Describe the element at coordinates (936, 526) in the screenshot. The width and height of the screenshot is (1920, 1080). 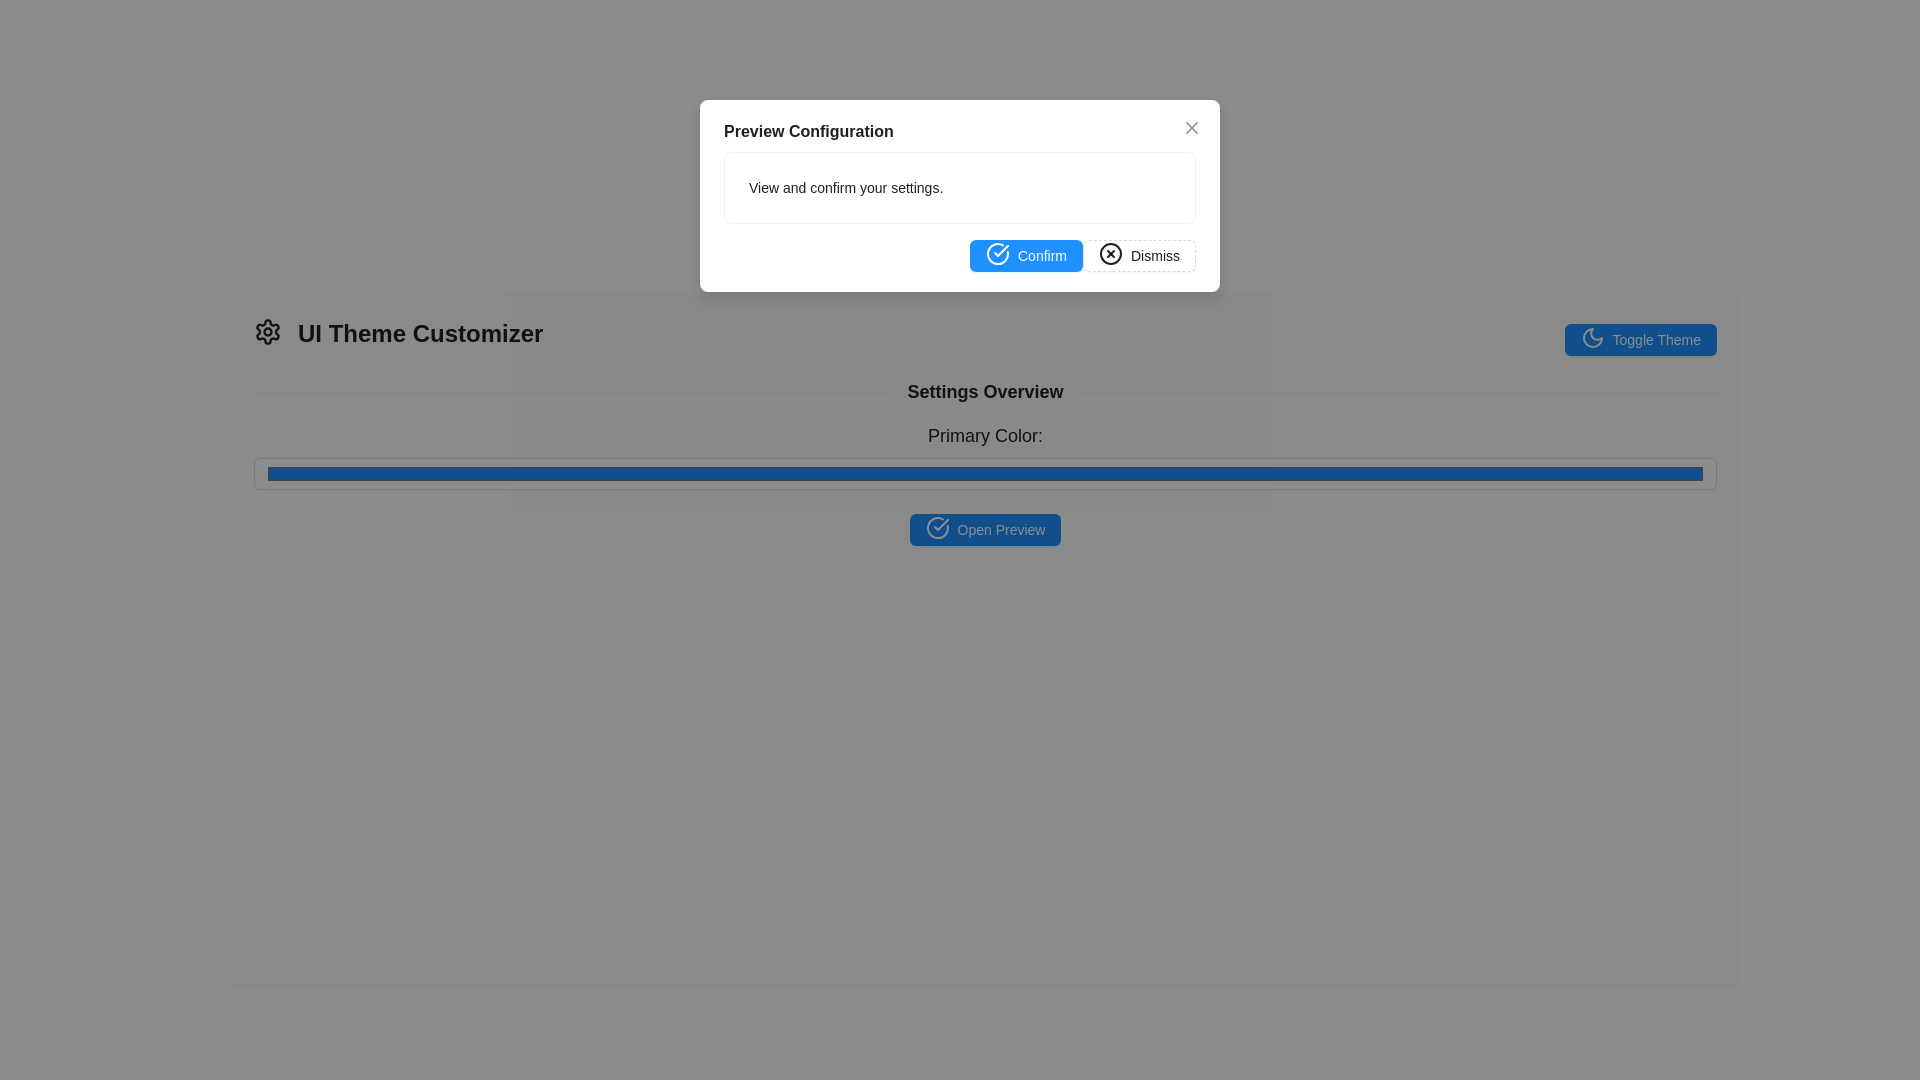
I see `the confirmation icon located at the center of the circular button beneath the 'Open Preview' text` at that location.